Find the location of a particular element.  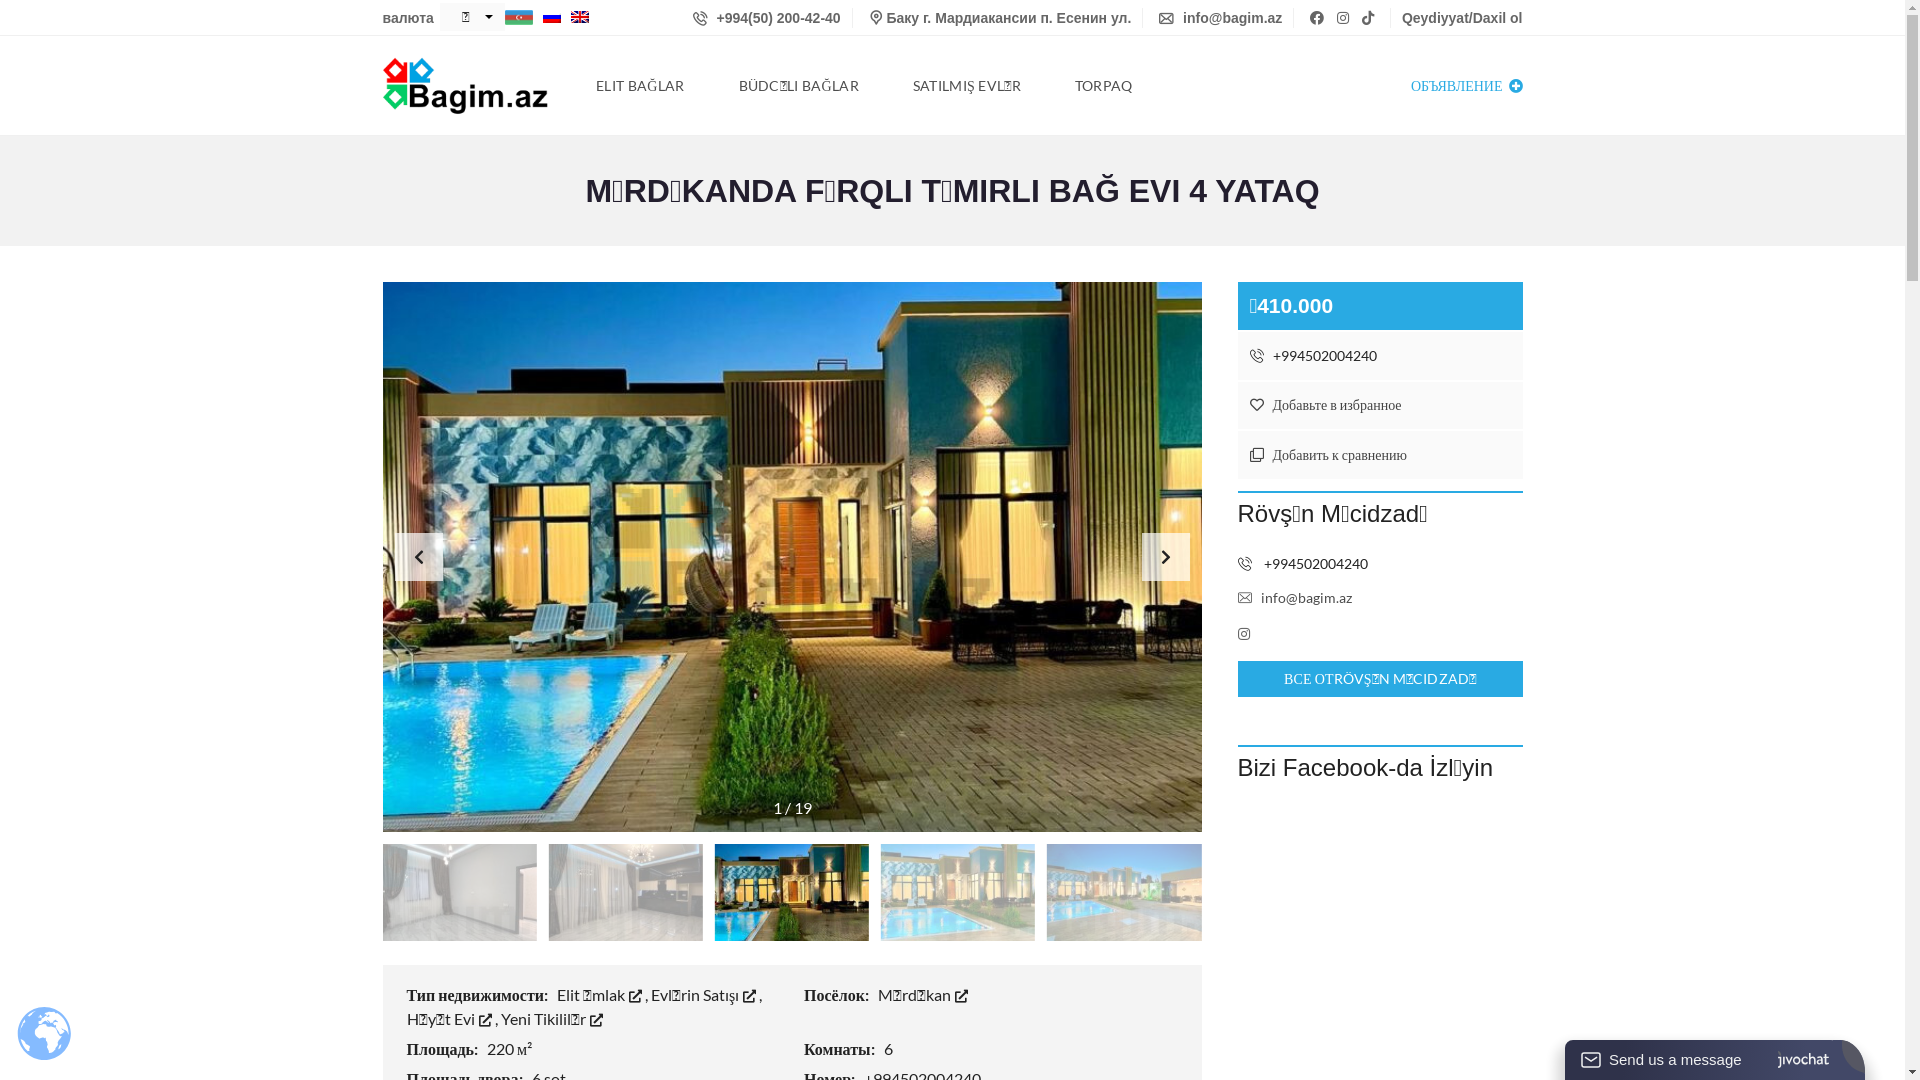

'+994502004240' is located at coordinates (1237, 354).